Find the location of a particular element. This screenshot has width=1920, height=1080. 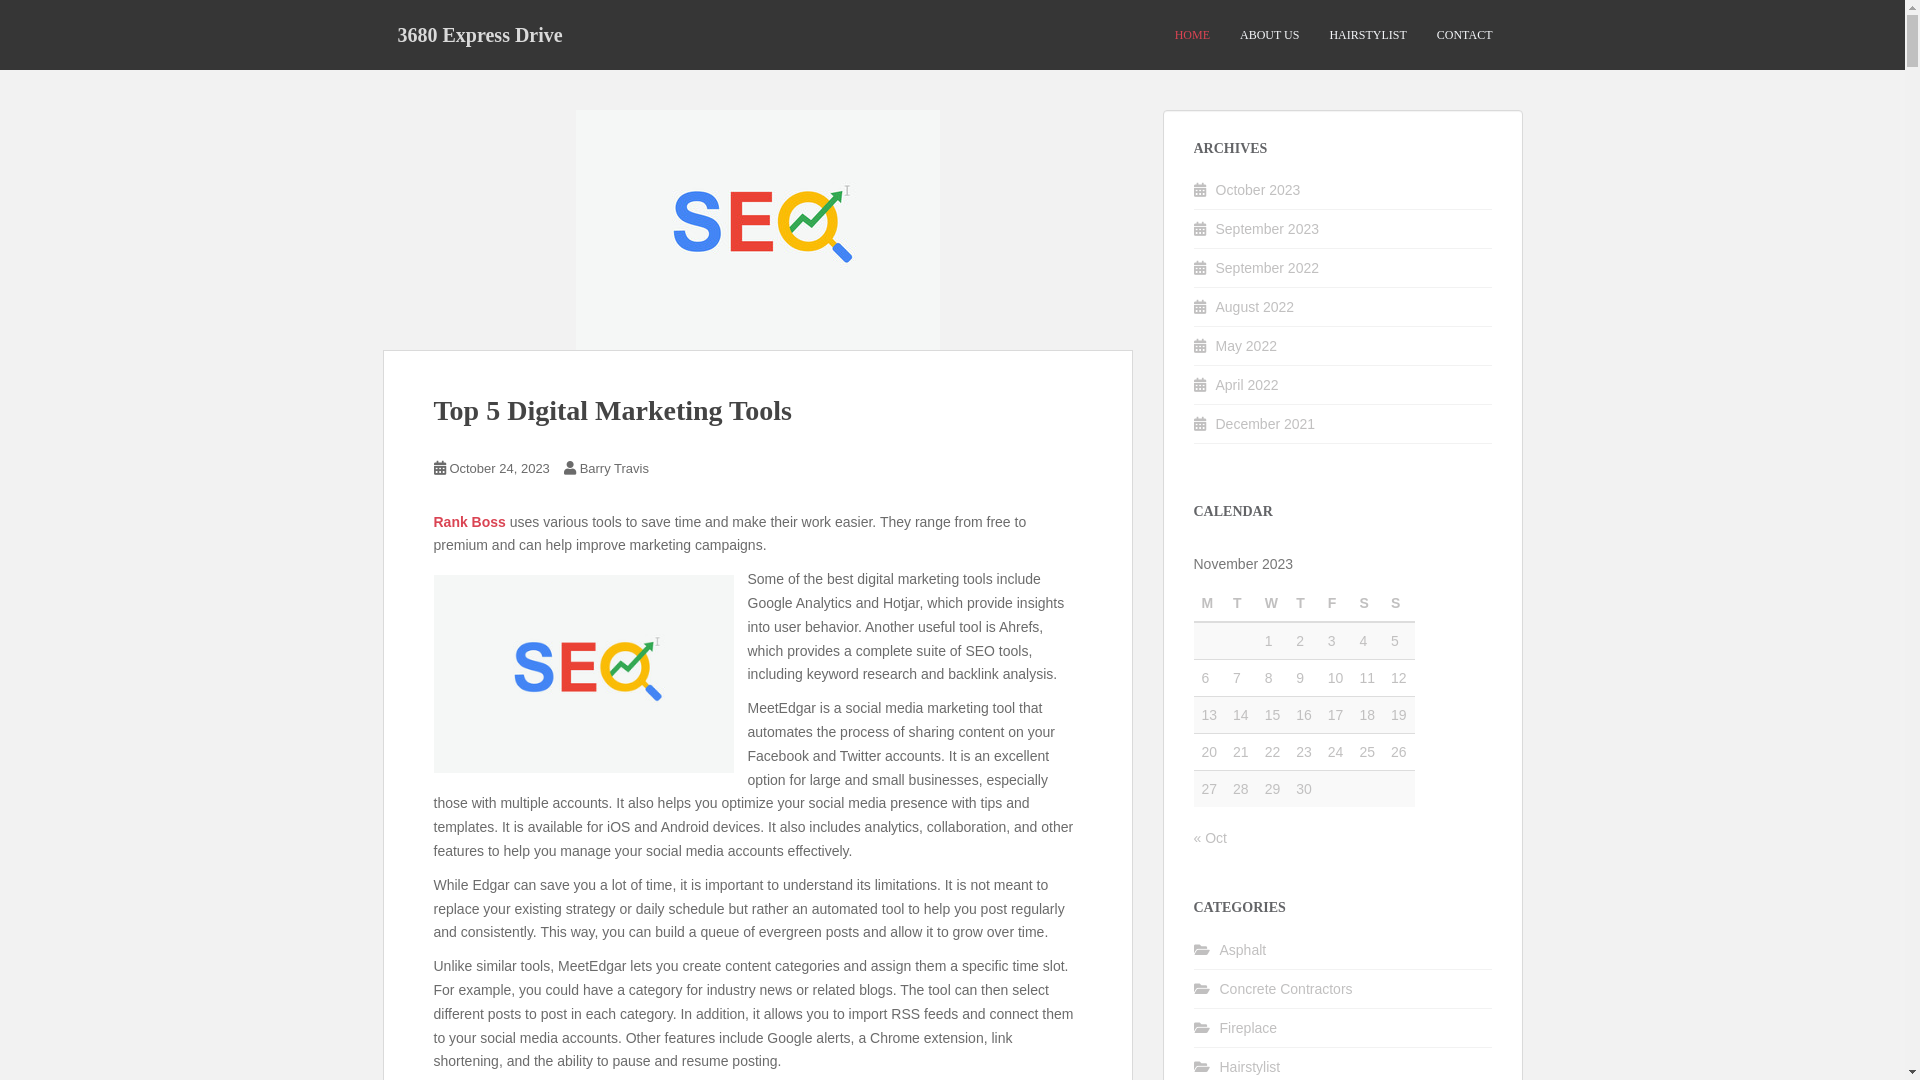

'Top 5 Digital Marketing Tools' is located at coordinates (612, 409).